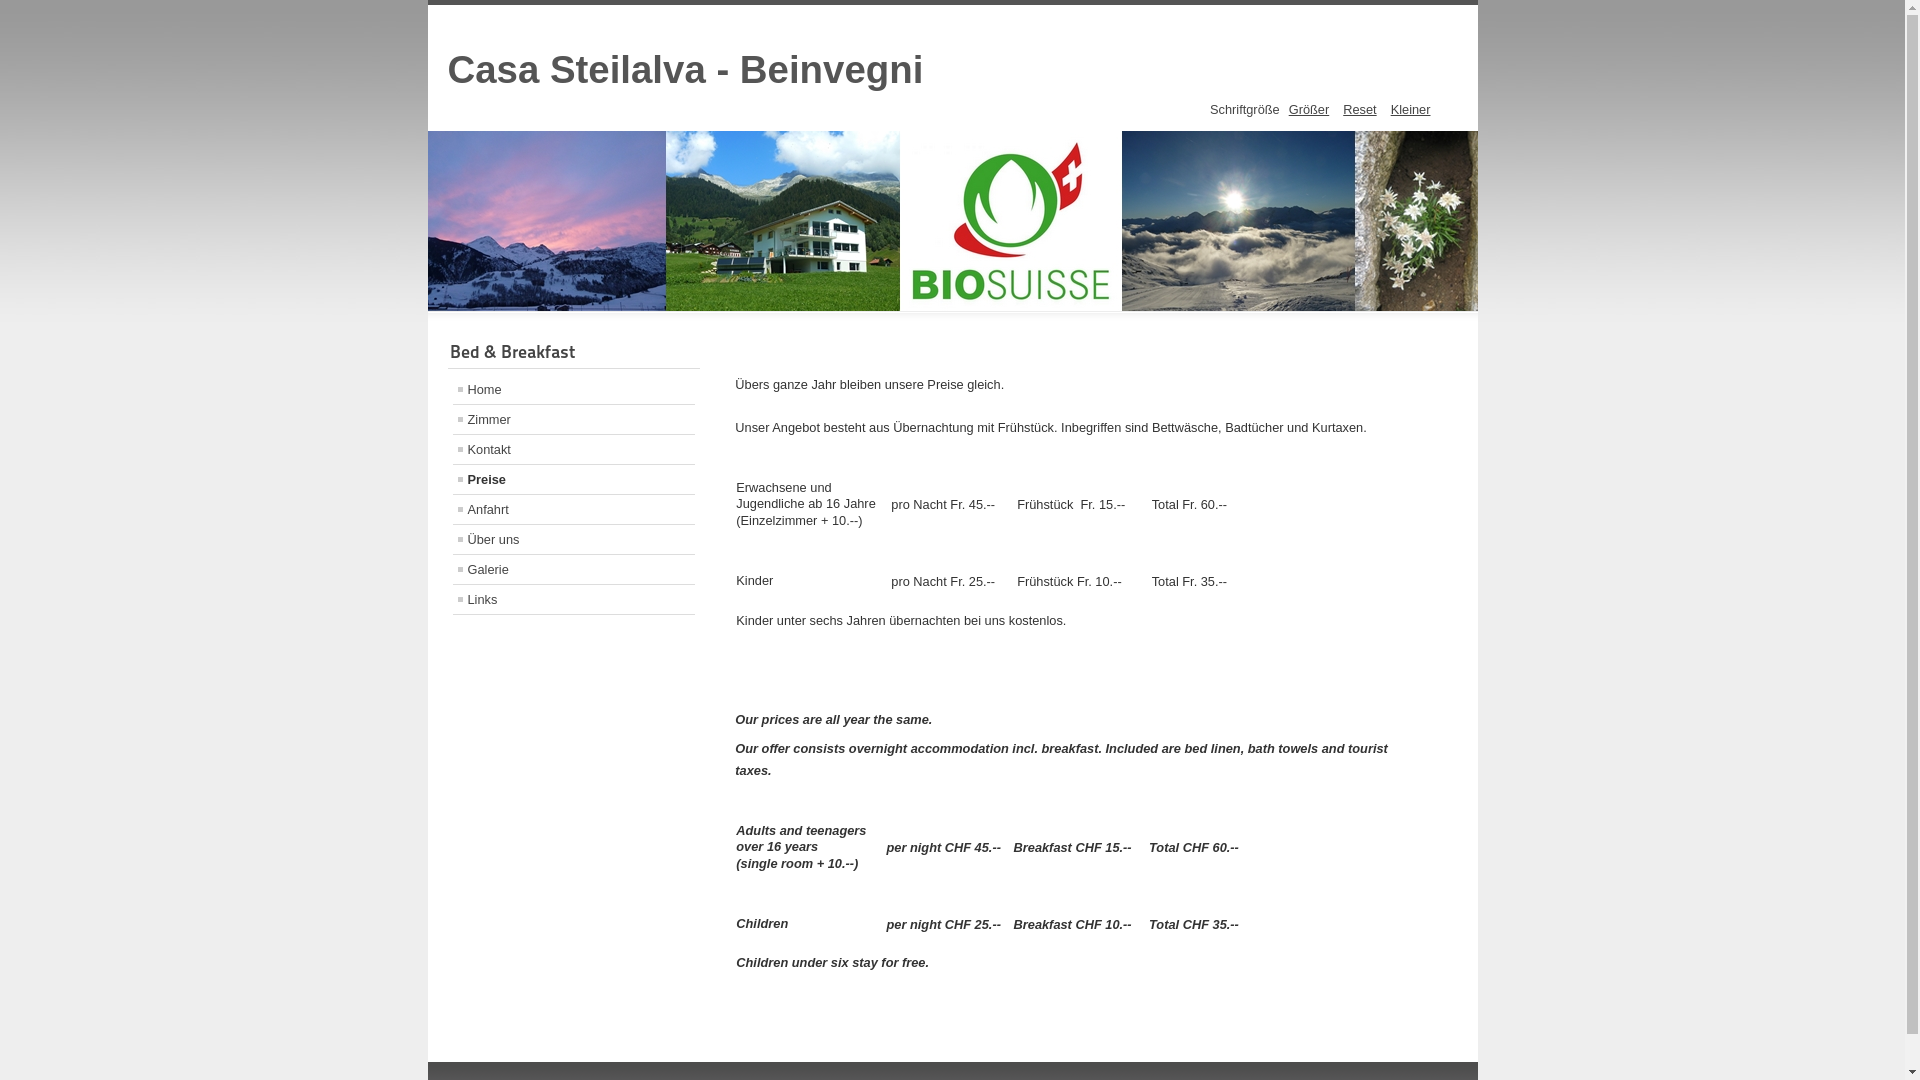 This screenshot has height=1080, width=1920. What do you see at coordinates (450, 598) in the screenshot?
I see `'Links'` at bounding box center [450, 598].